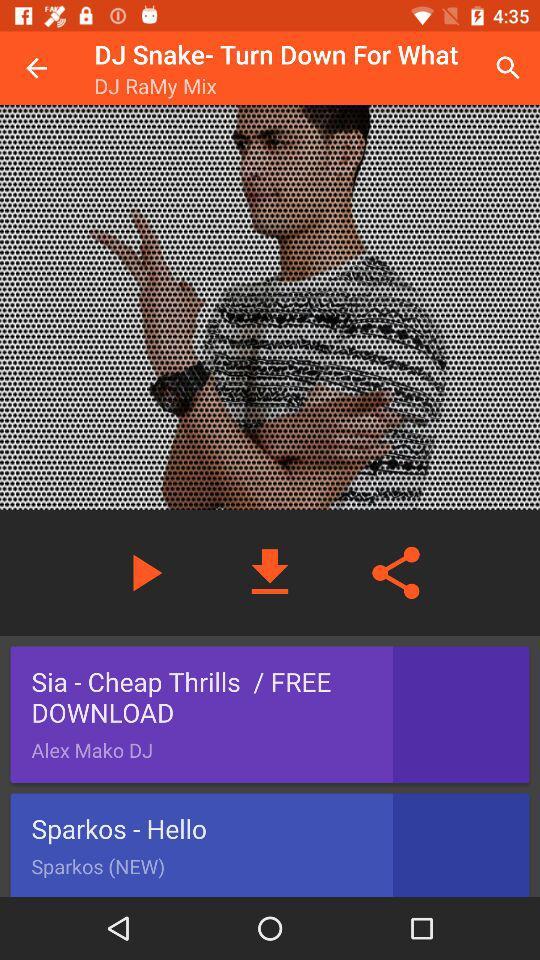 The width and height of the screenshot is (540, 960). I want to click on sia cheap thrills, so click(270, 715).